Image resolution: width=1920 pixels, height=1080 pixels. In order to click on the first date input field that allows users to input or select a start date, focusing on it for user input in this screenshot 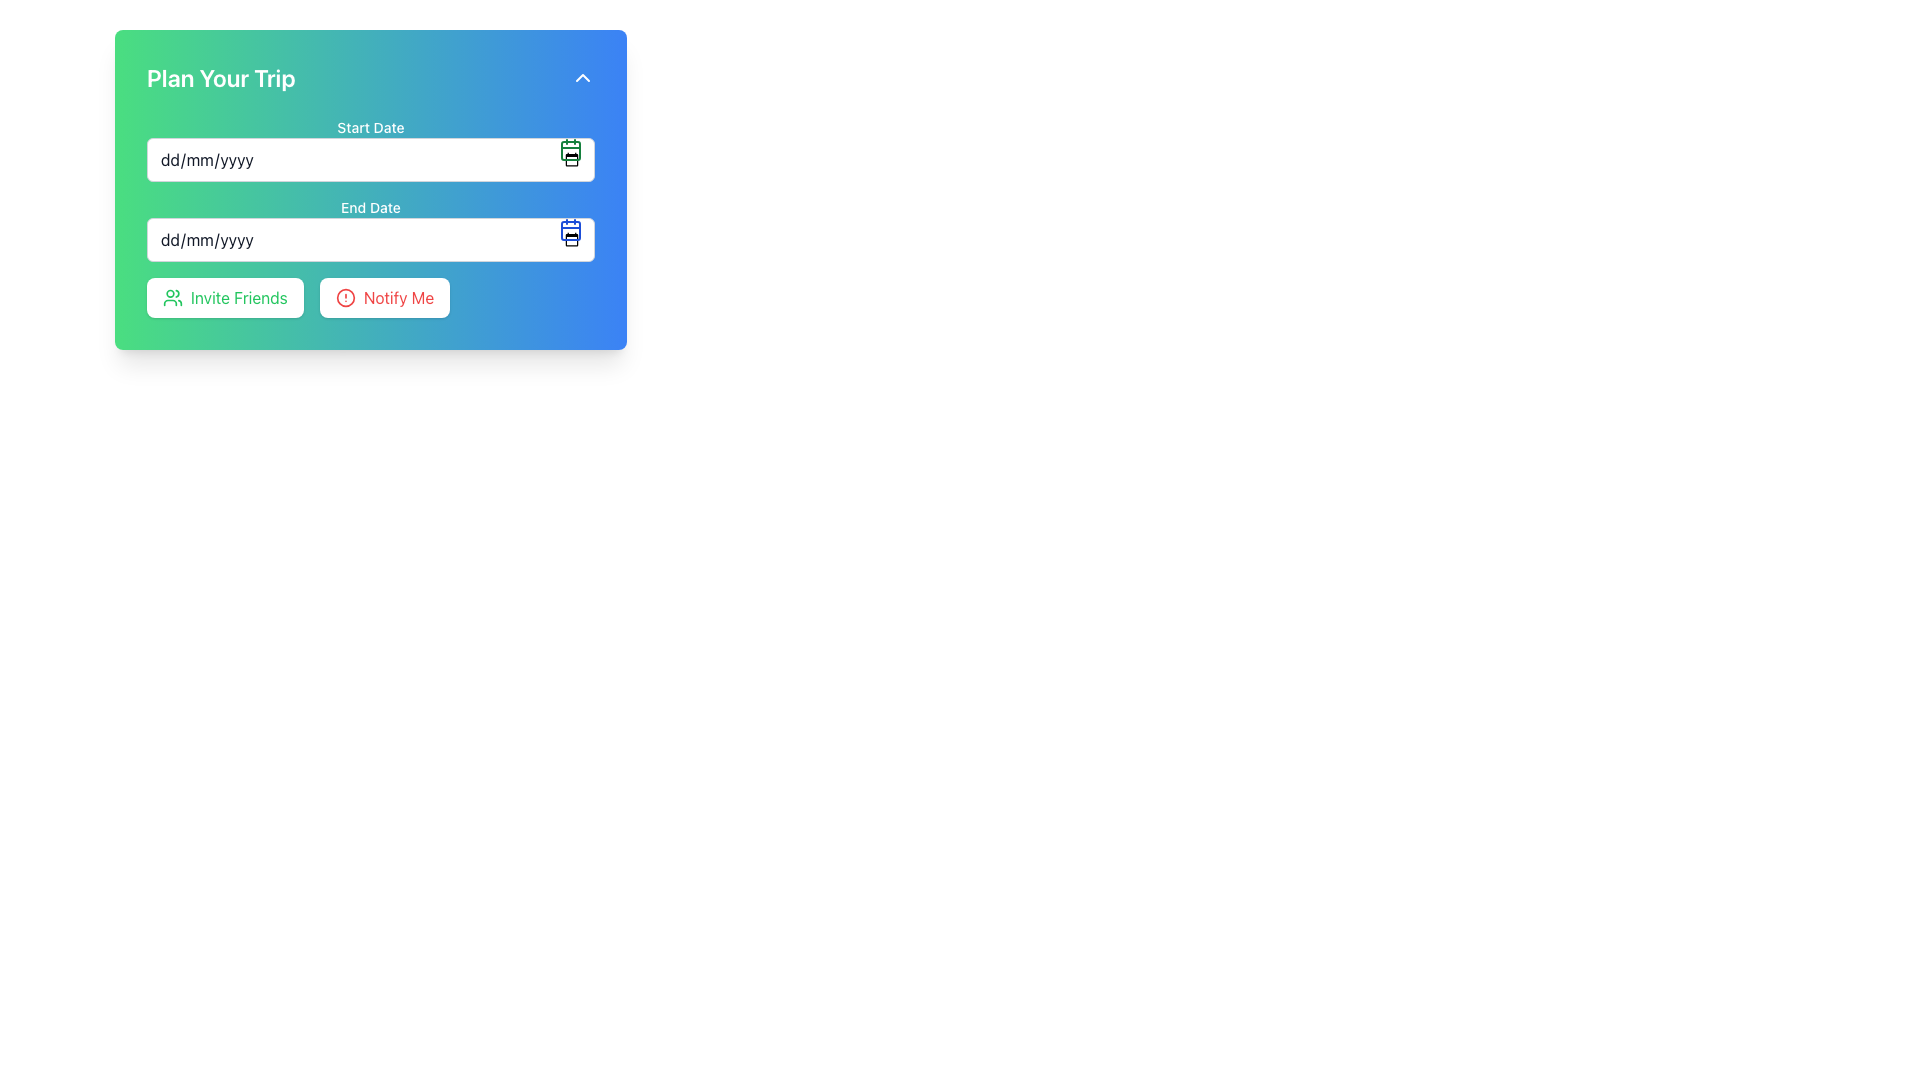, I will do `click(370, 149)`.